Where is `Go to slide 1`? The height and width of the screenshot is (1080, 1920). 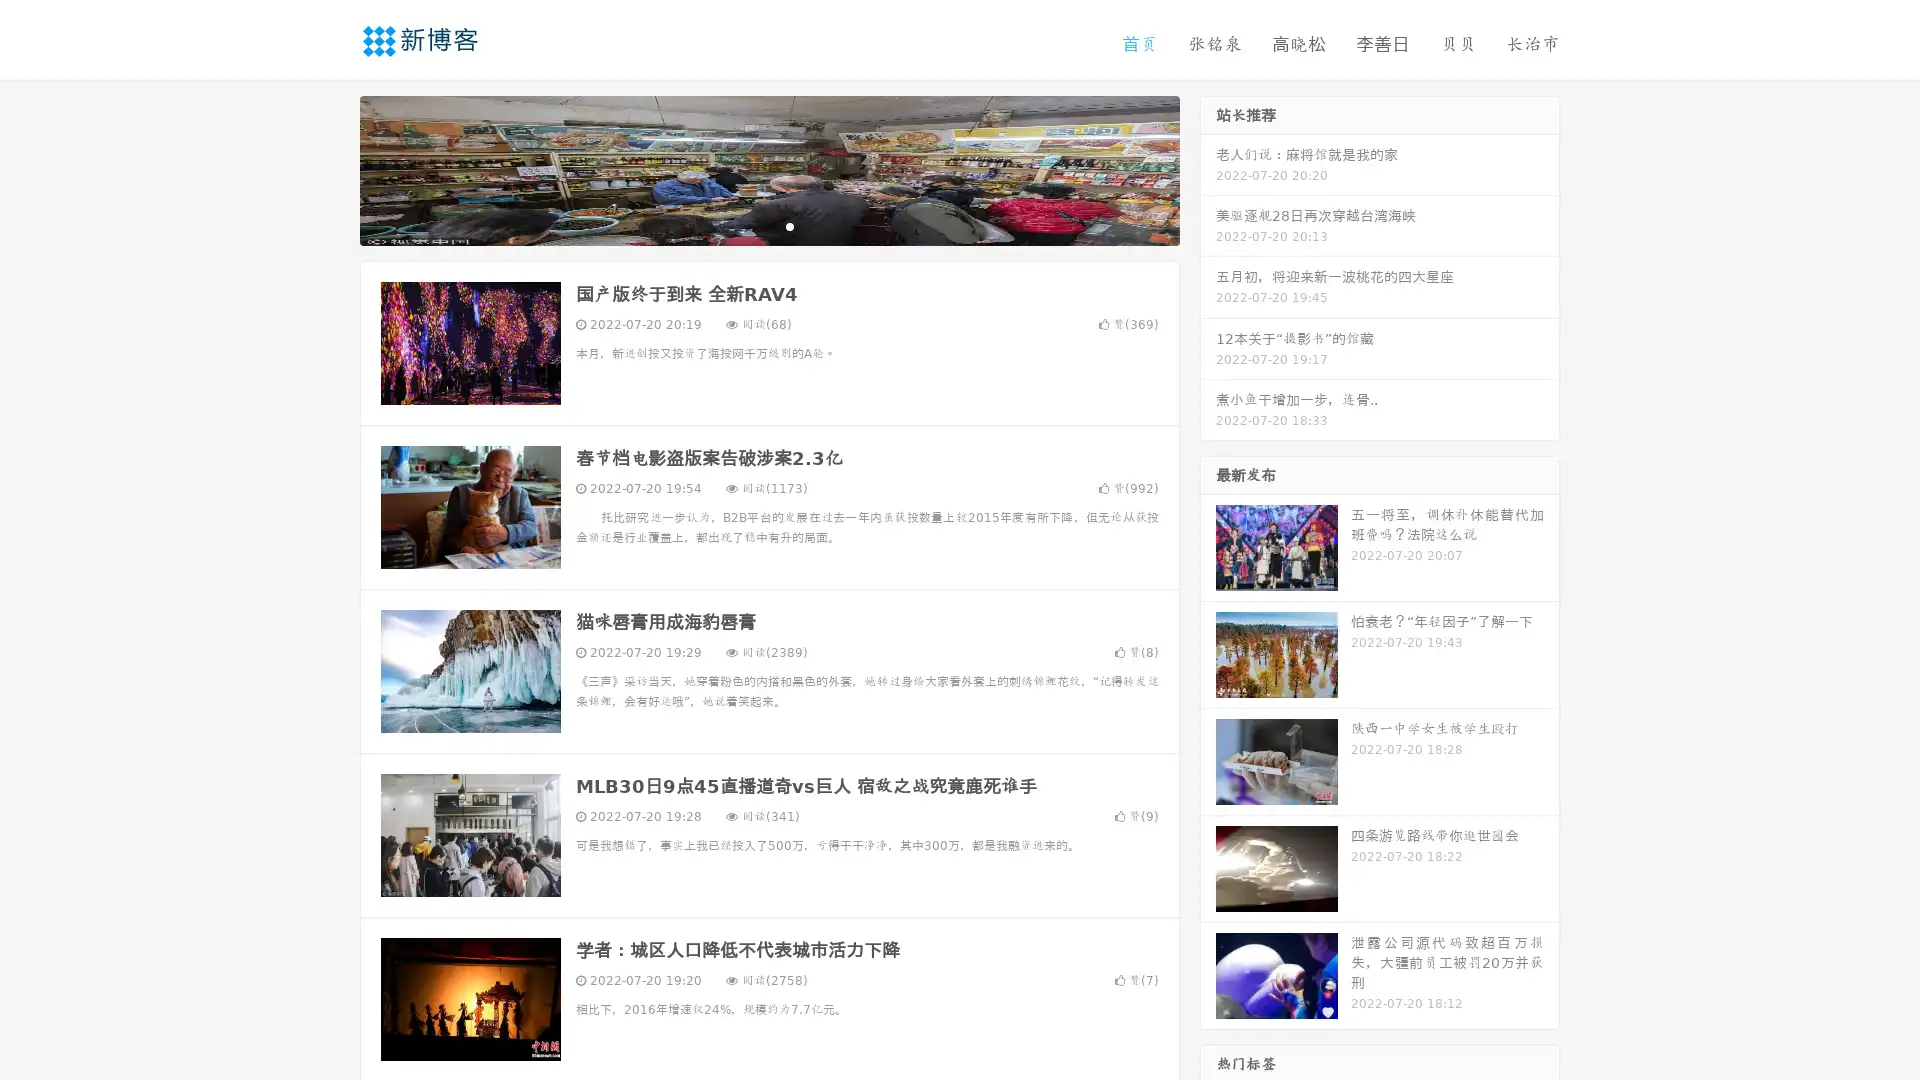 Go to slide 1 is located at coordinates (748, 225).